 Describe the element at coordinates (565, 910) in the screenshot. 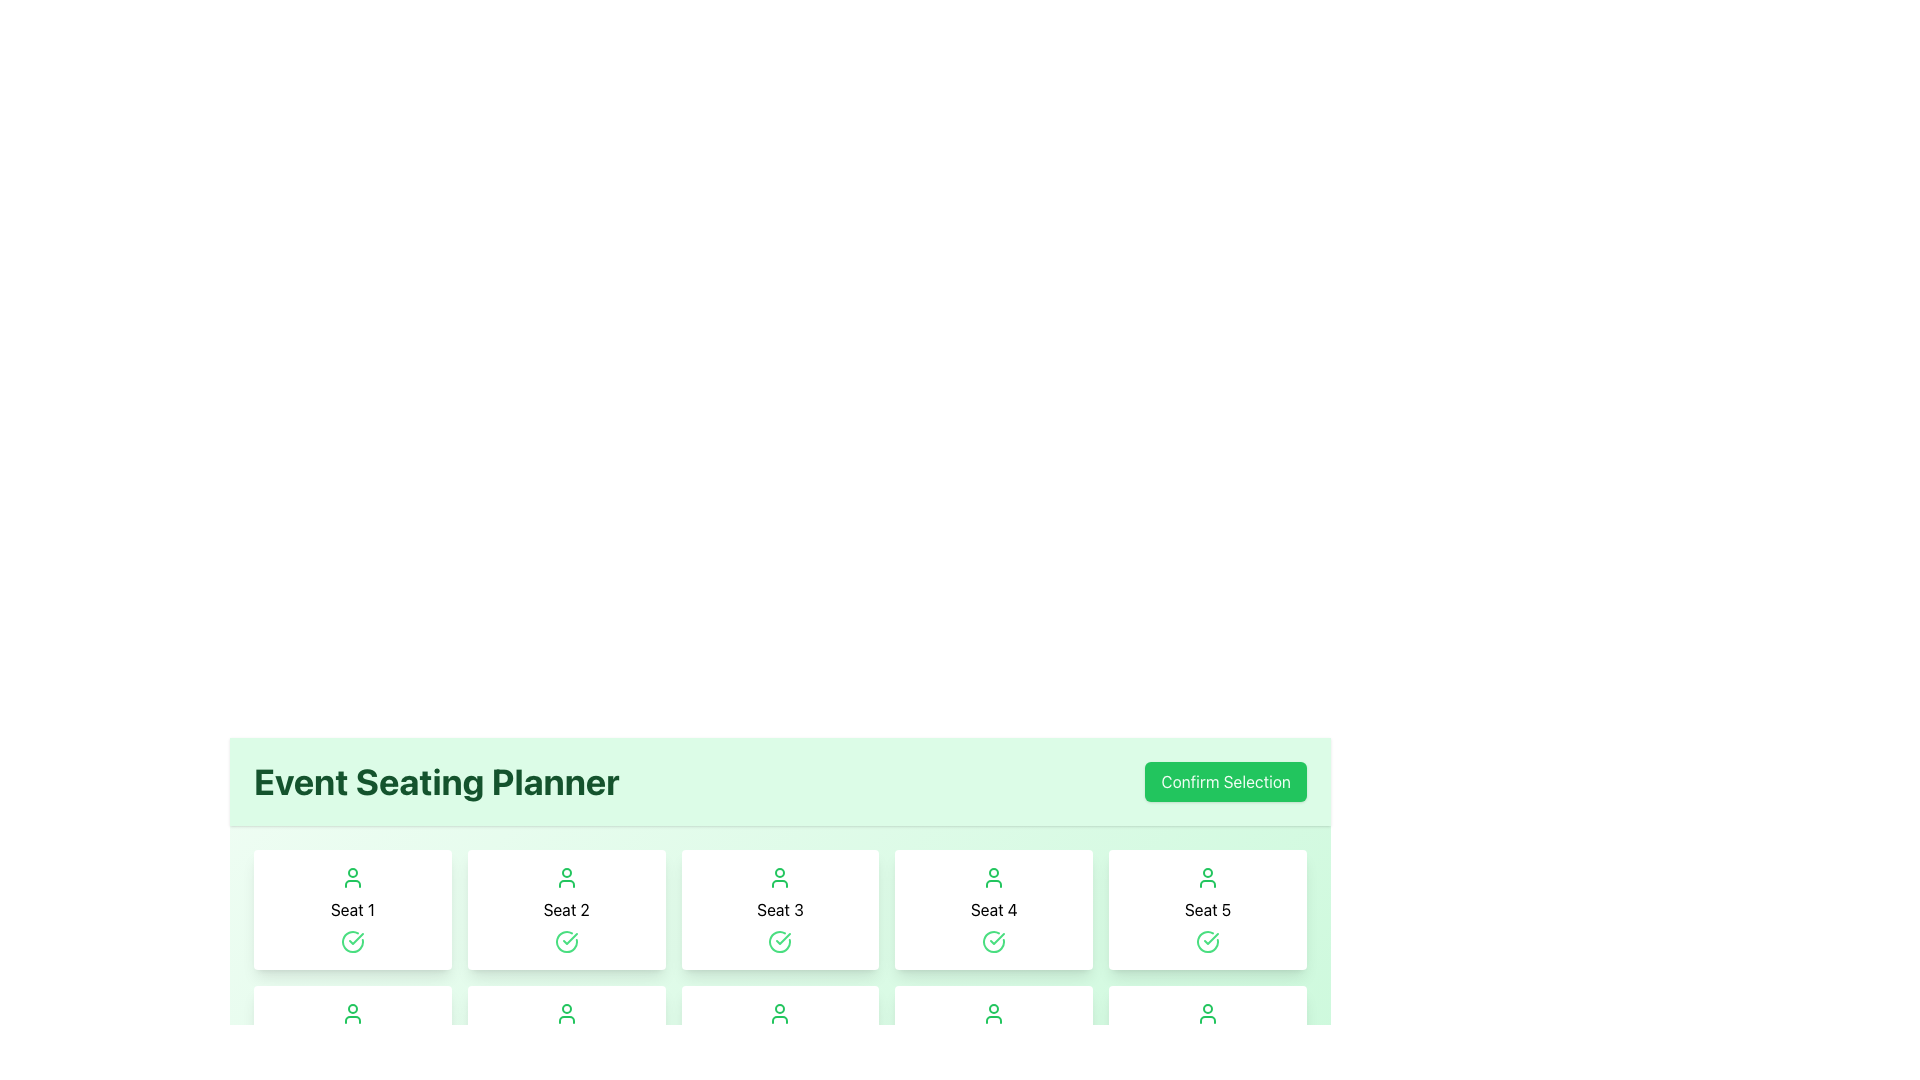

I see `the Text Label that describes the seat number in the Event Seating Planner interface, located between the cards labeled 'Seat 1' and 'Seat 3'` at that location.